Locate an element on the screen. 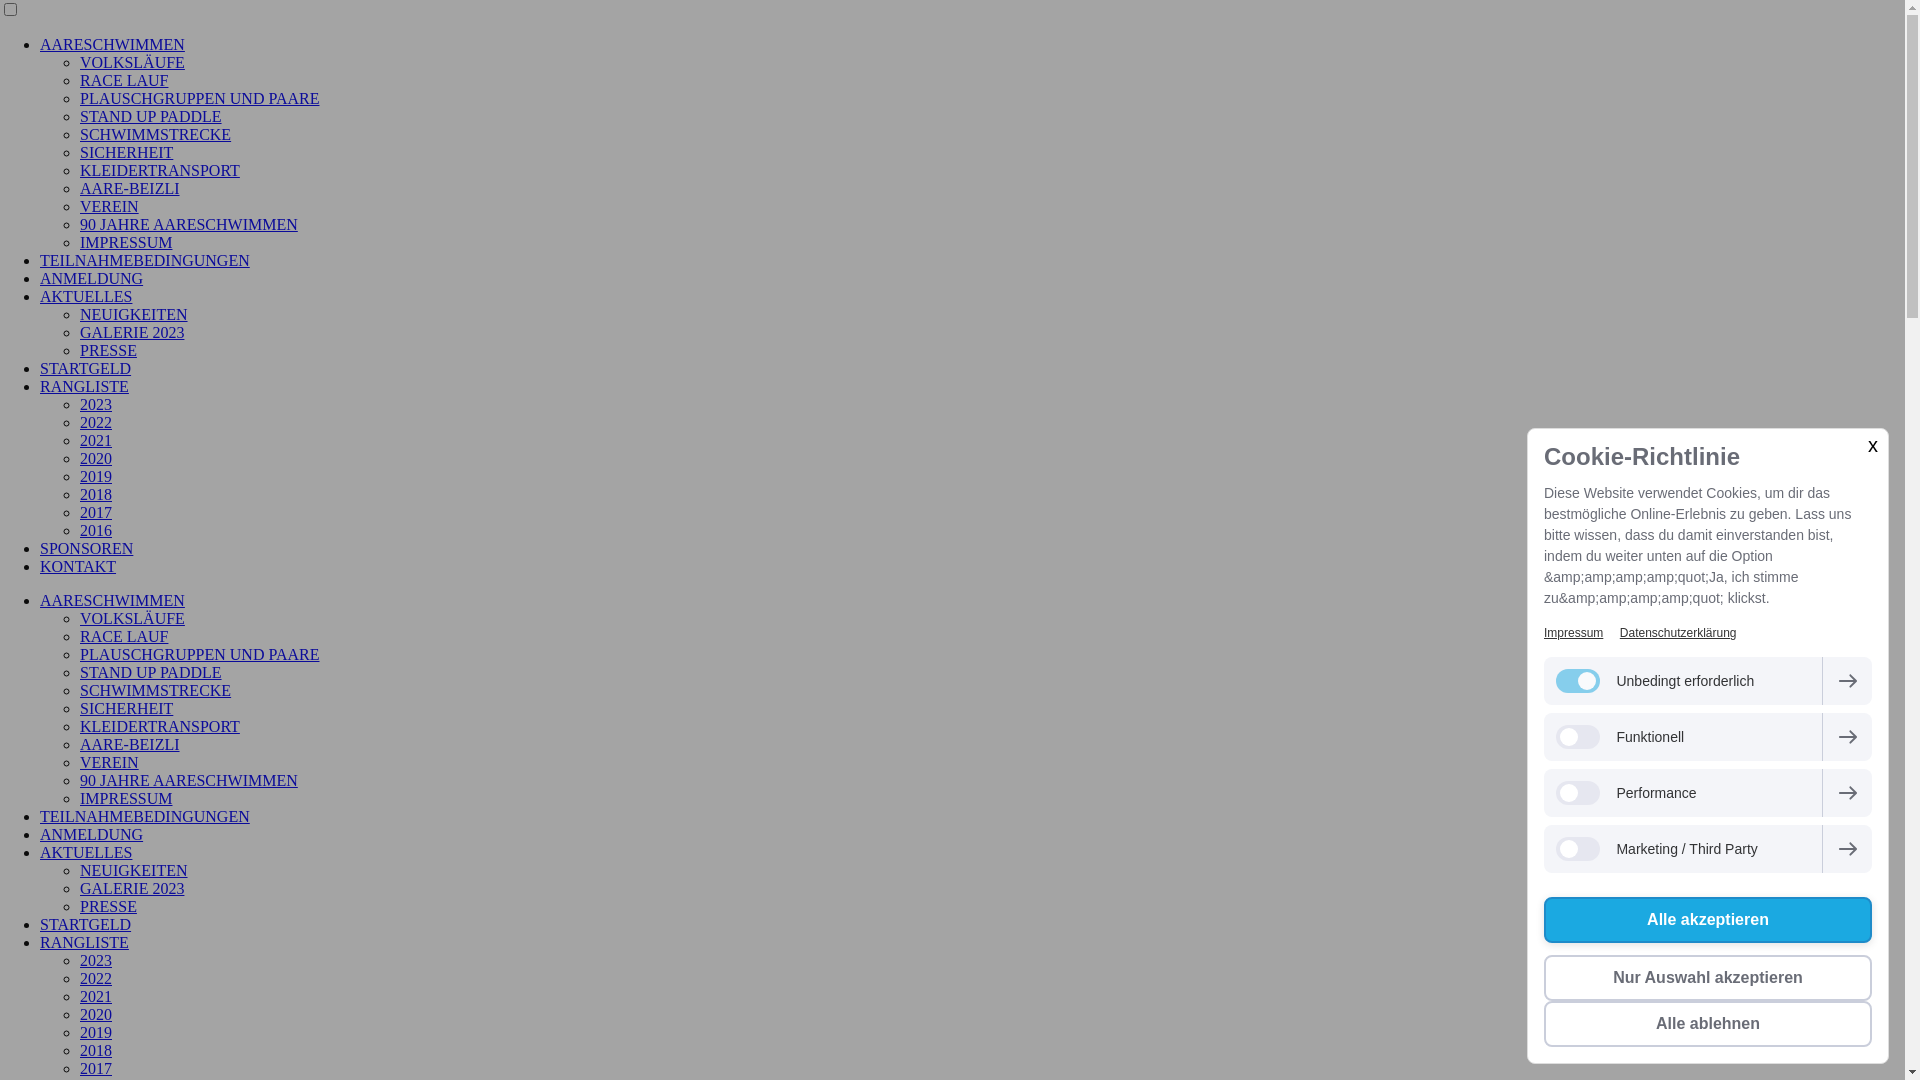 Image resolution: width=1920 pixels, height=1080 pixels. '2019' is located at coordinates (95, 476).